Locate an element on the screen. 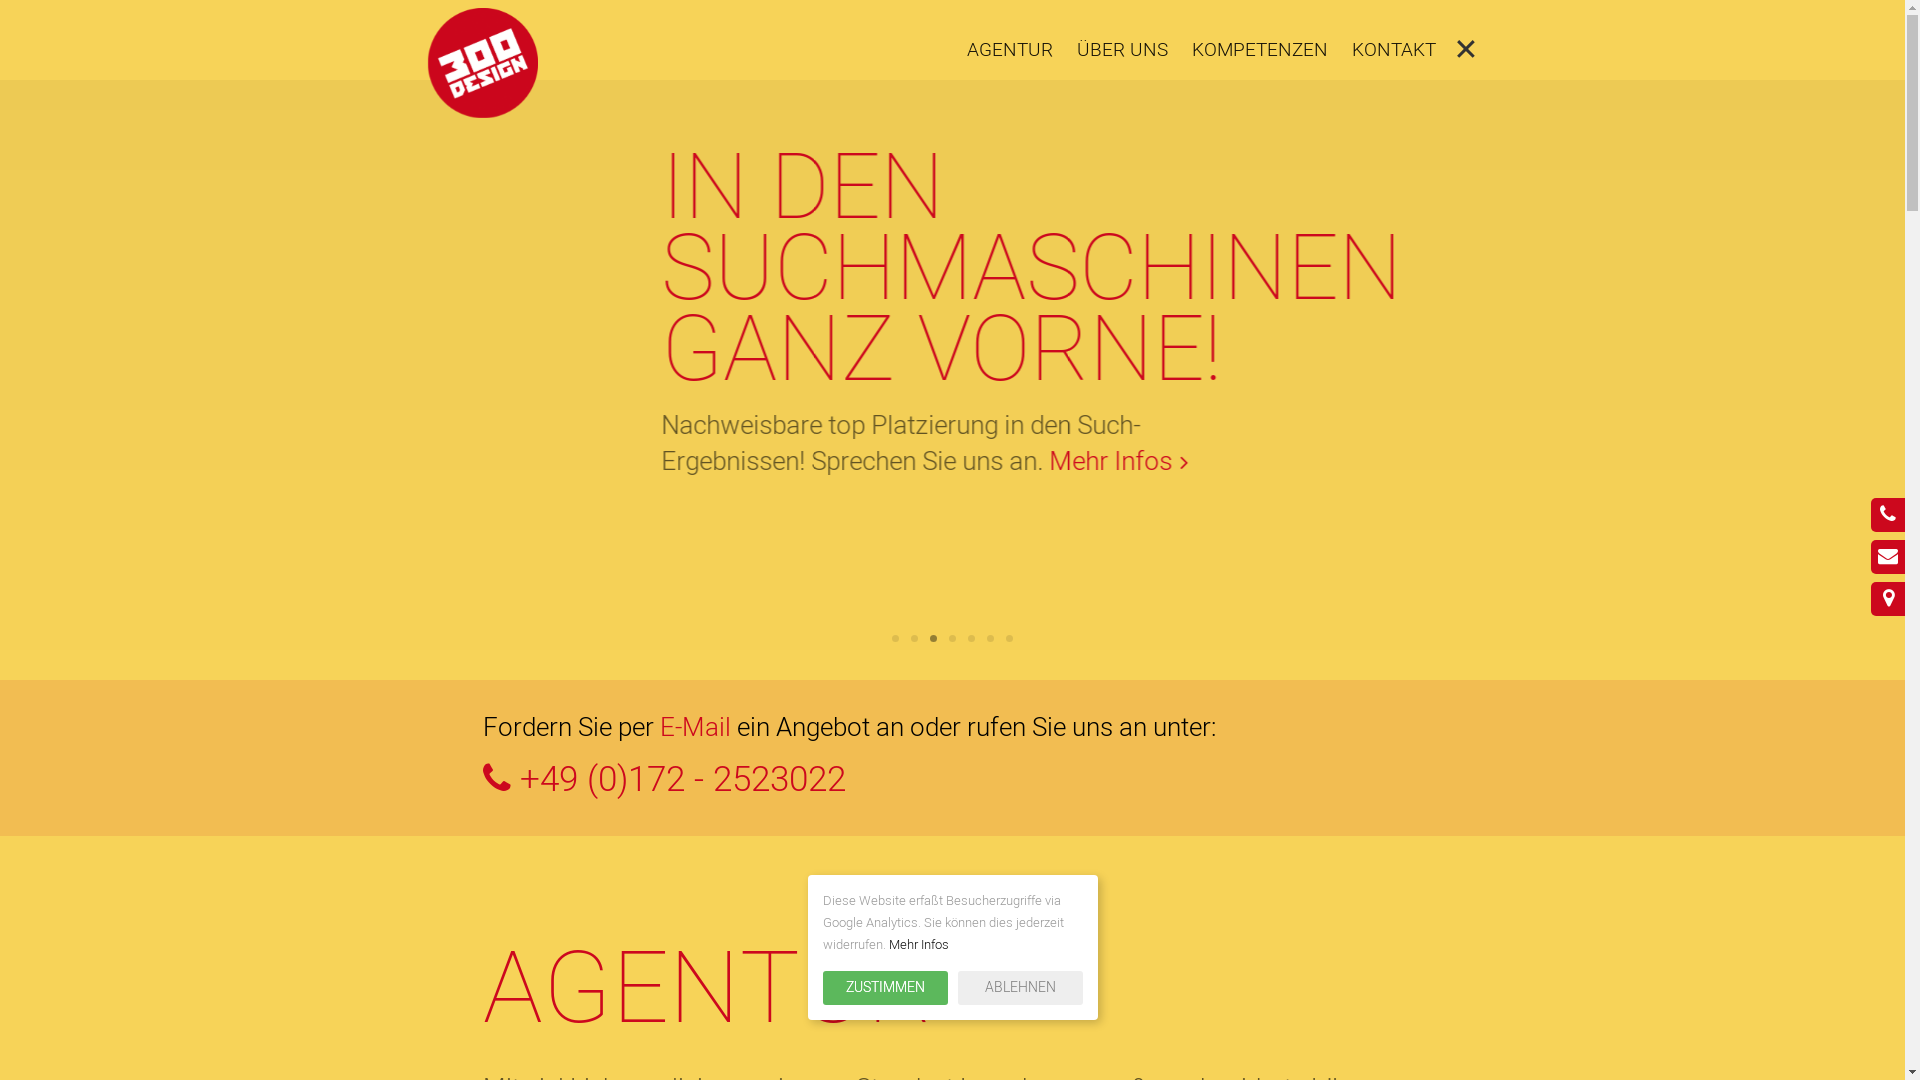 The height and width of the screenshot is (1080, 1920). 'AGENTUR' is located at coordinates (1008, 49).